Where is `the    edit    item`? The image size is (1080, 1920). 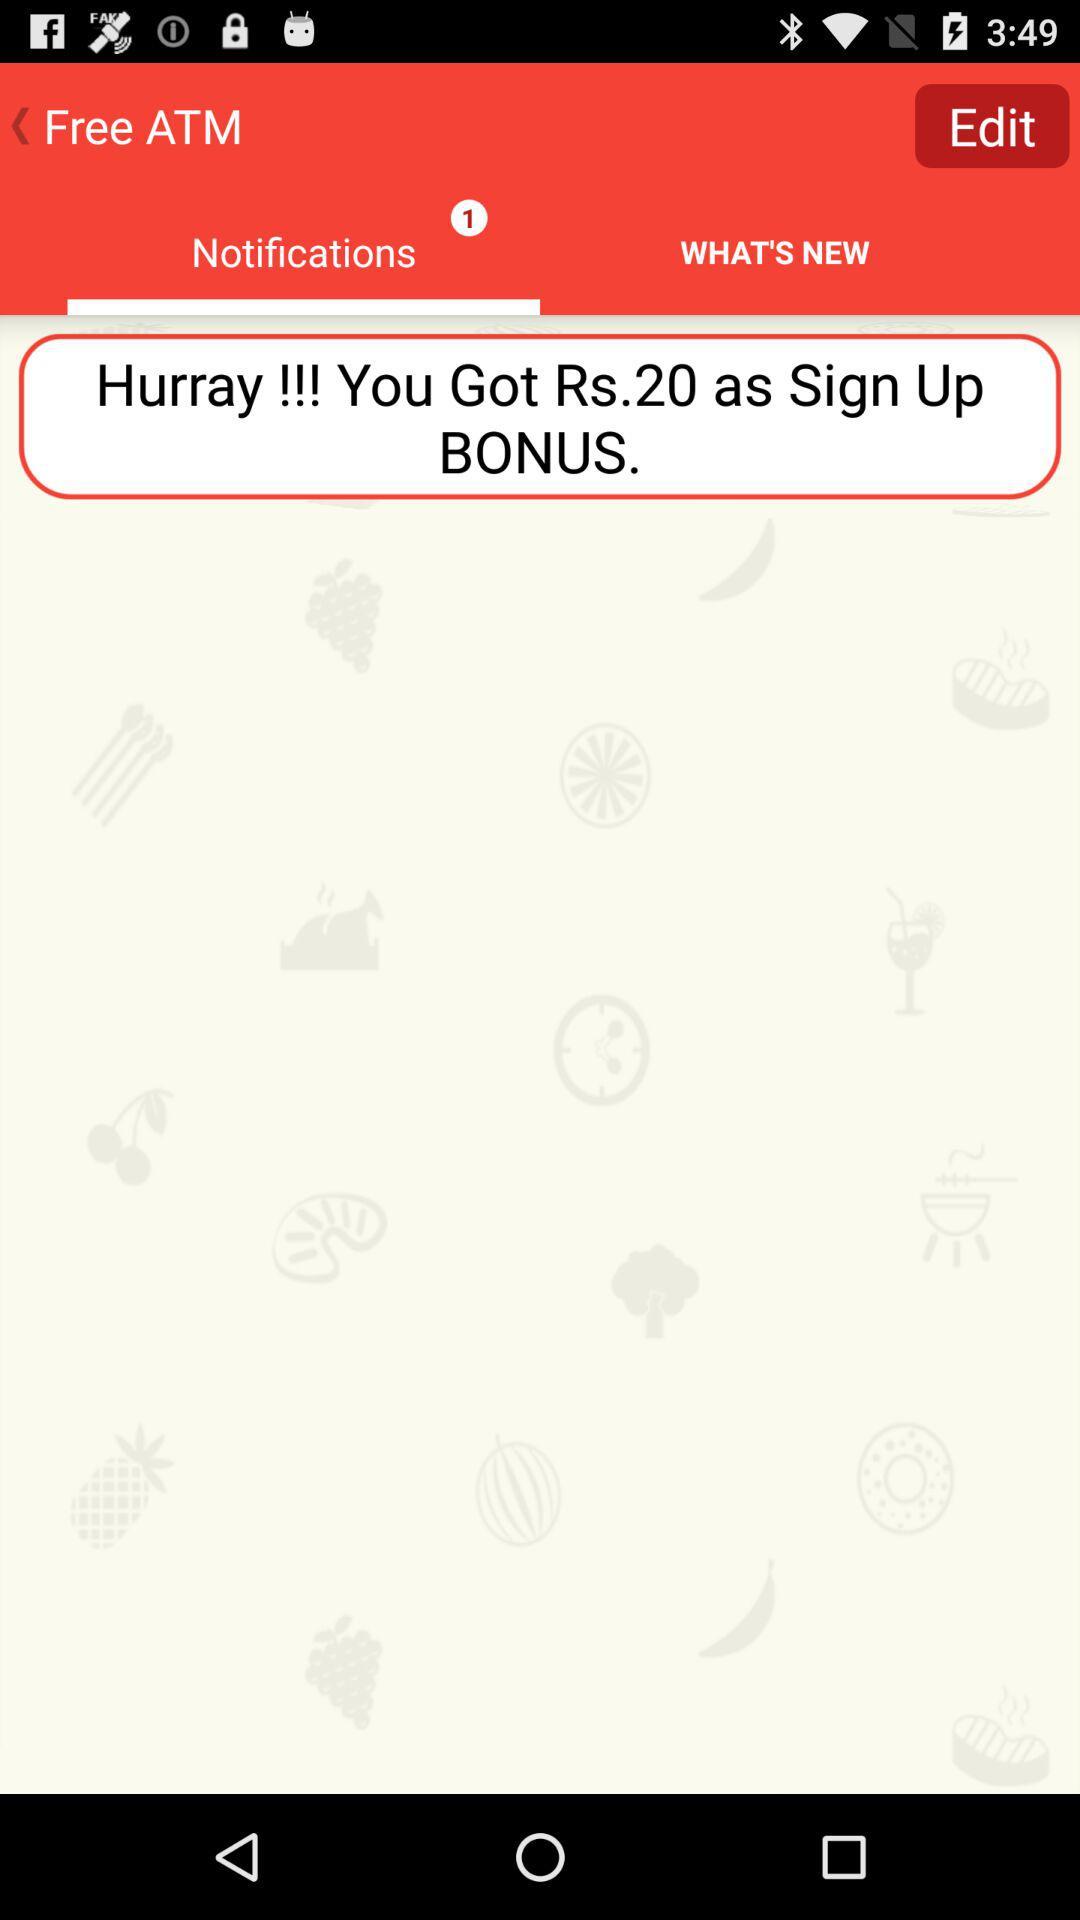
the    edit    item is located at coordinates (992, 124).